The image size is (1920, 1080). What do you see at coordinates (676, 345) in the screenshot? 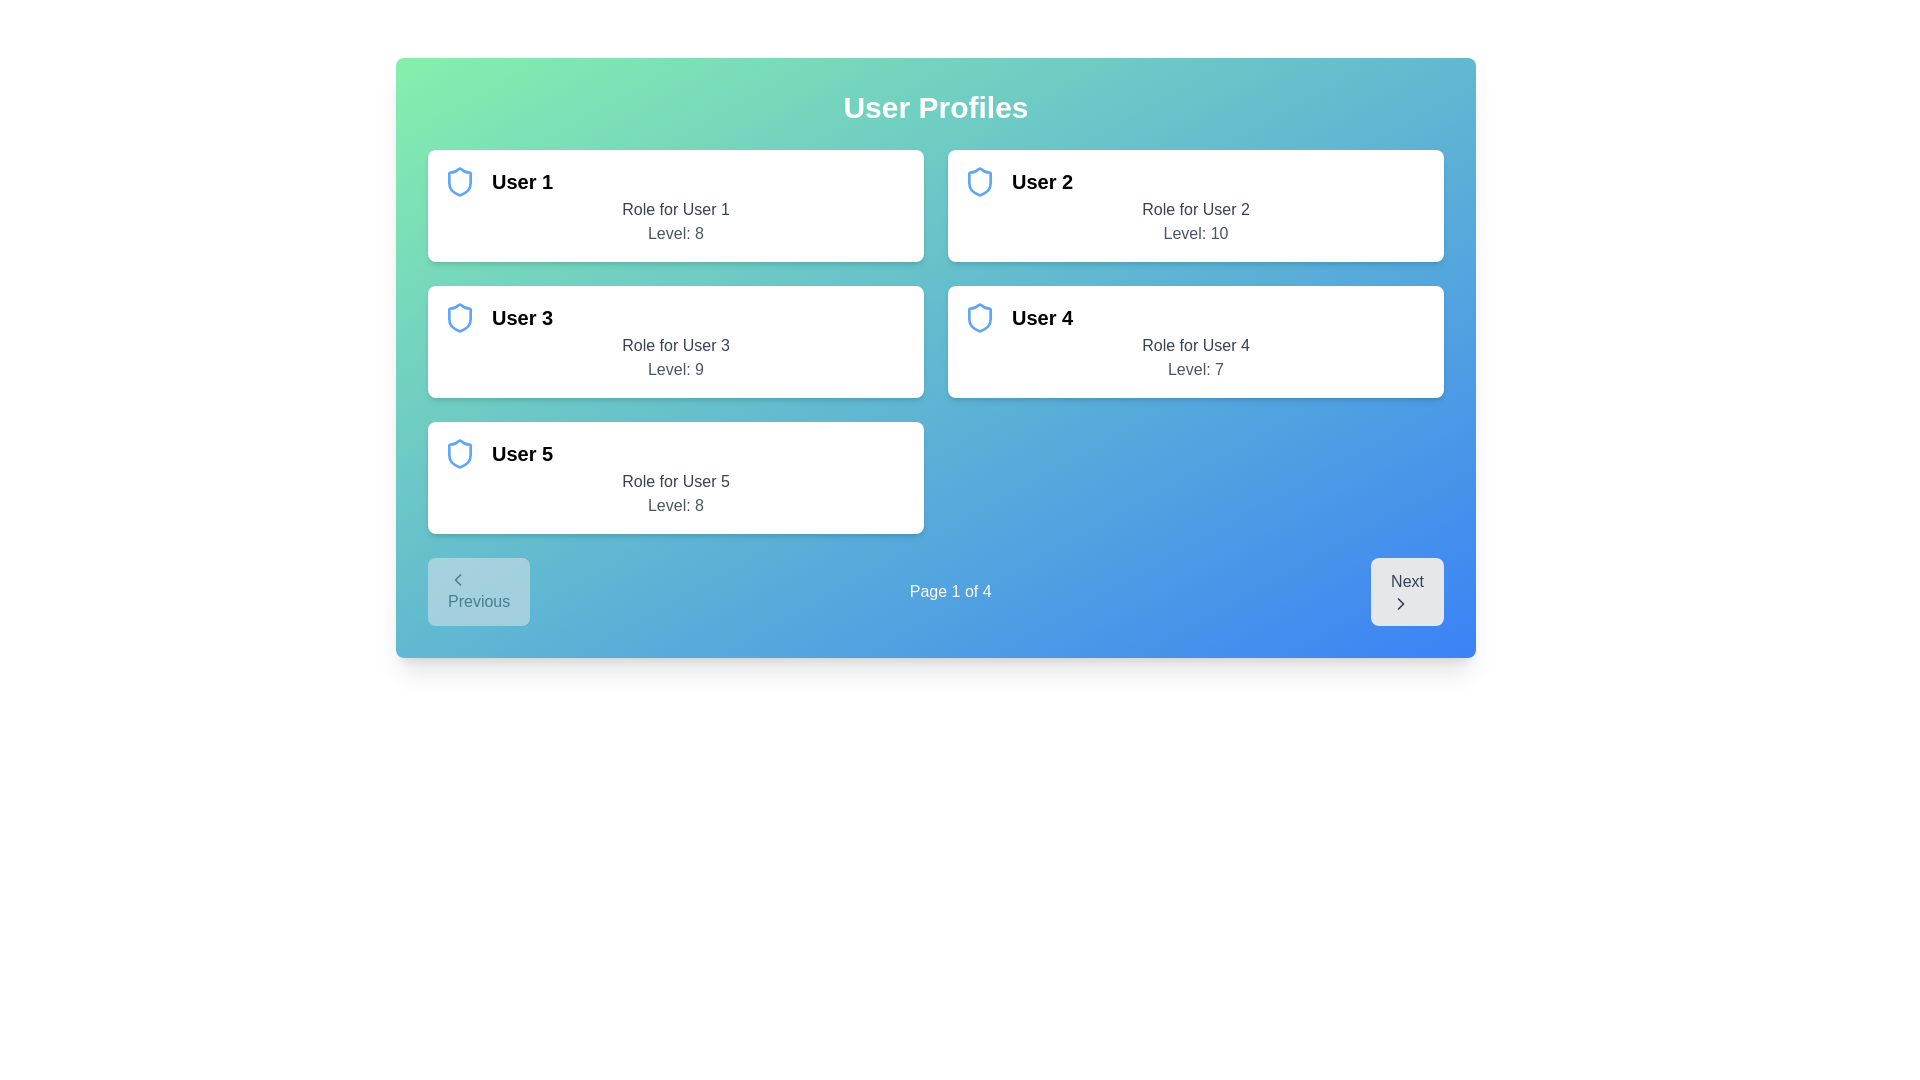
I see `the text label that reads 'Role for User 3', which is styled with a gray font color and located within the 'User 3' card, positioned below the bold 'User 3' text and above 'Level: 9'` at bounding box center [676, 345].